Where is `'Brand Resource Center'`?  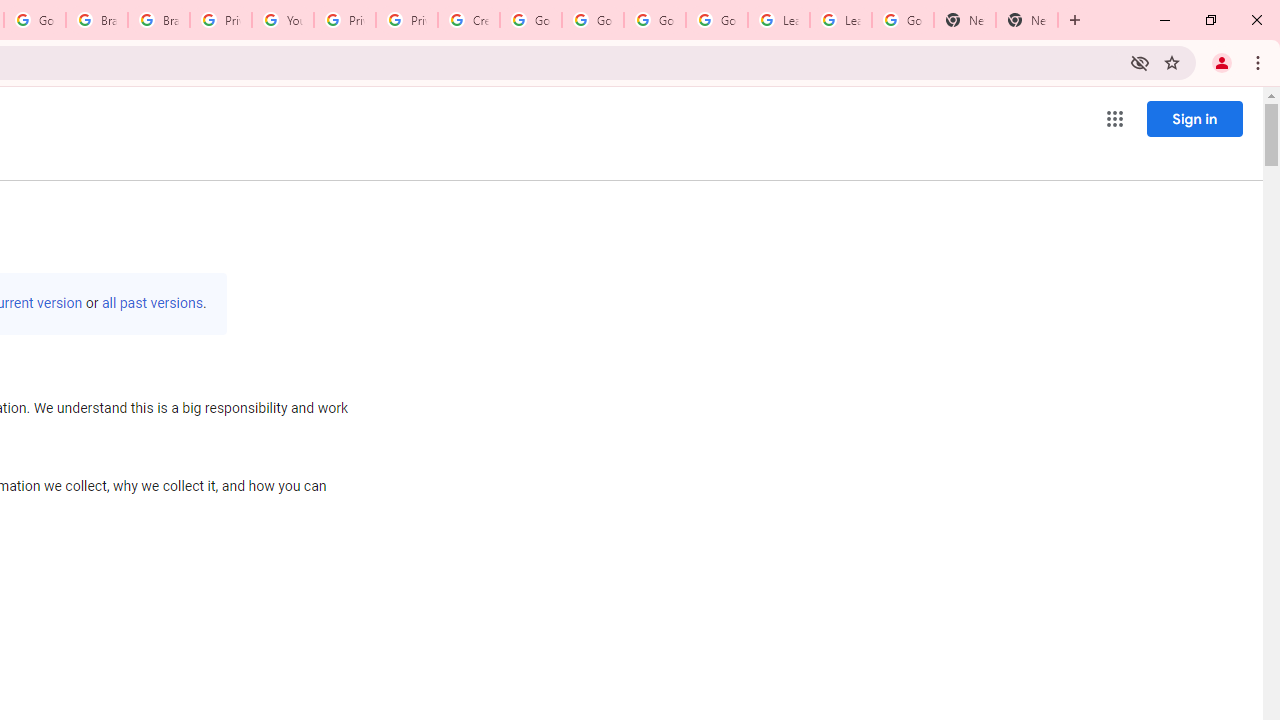
'Brand Resource Center' is located at coordinates (96, 20).